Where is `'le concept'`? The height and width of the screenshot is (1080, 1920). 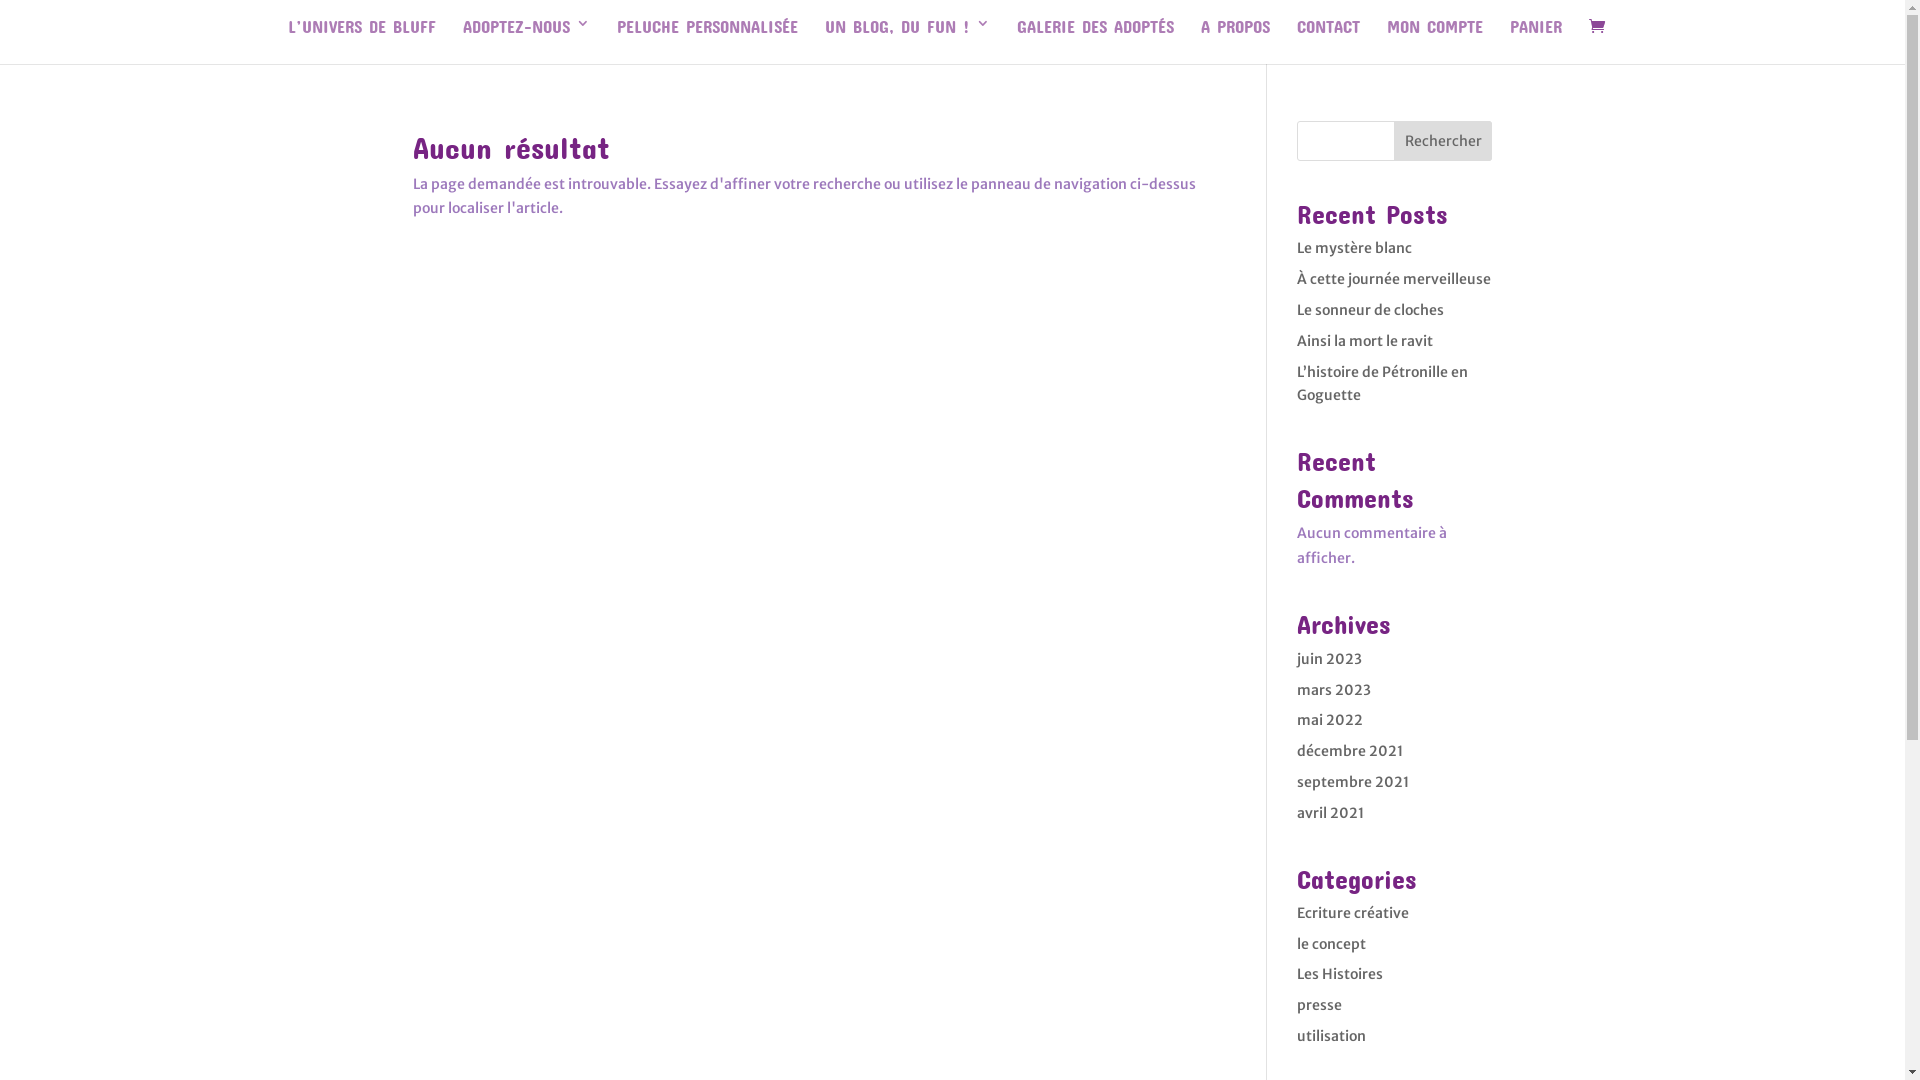 'le concept' is located at coordinates (1331, 944).